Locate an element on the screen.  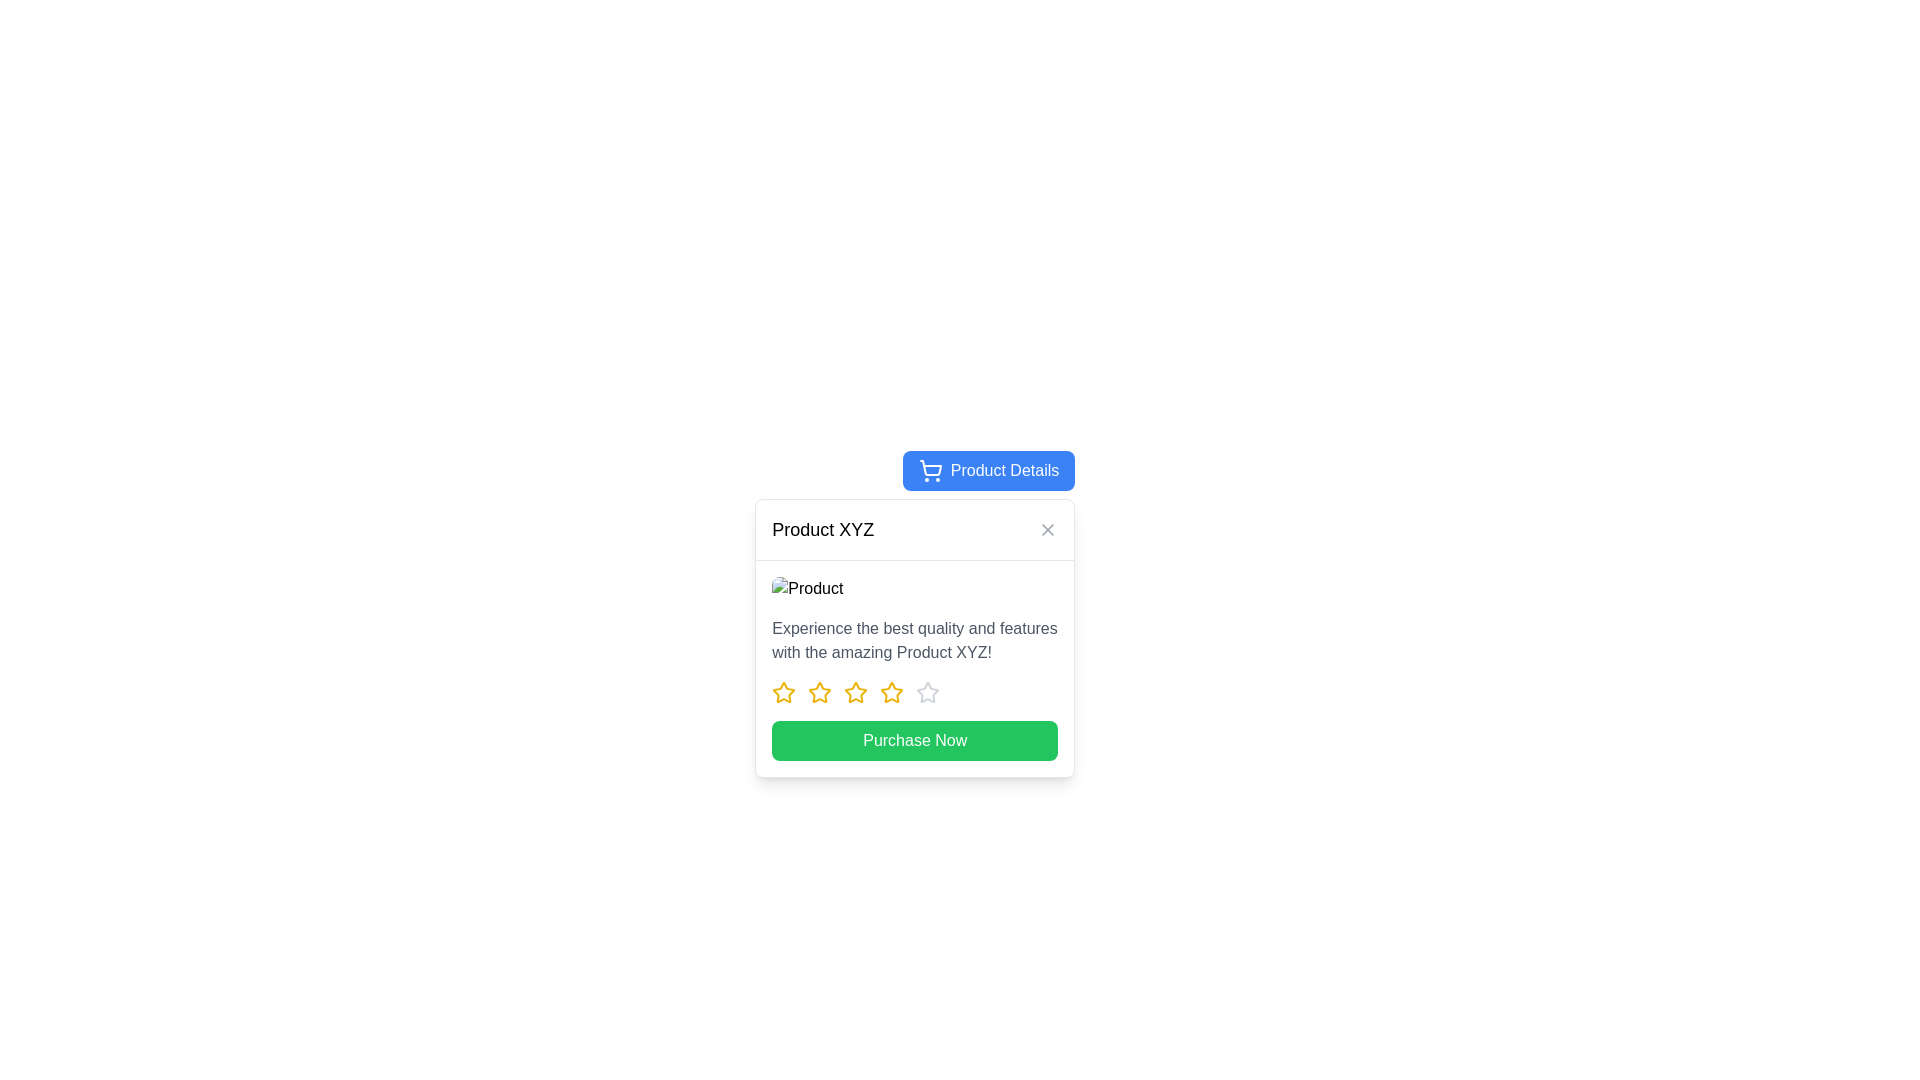
the first star rating icon to indicate a one-star rating for the product, which is positioned above the 'Purchase Now' button and below the product description is located at coordinates (783, 692).